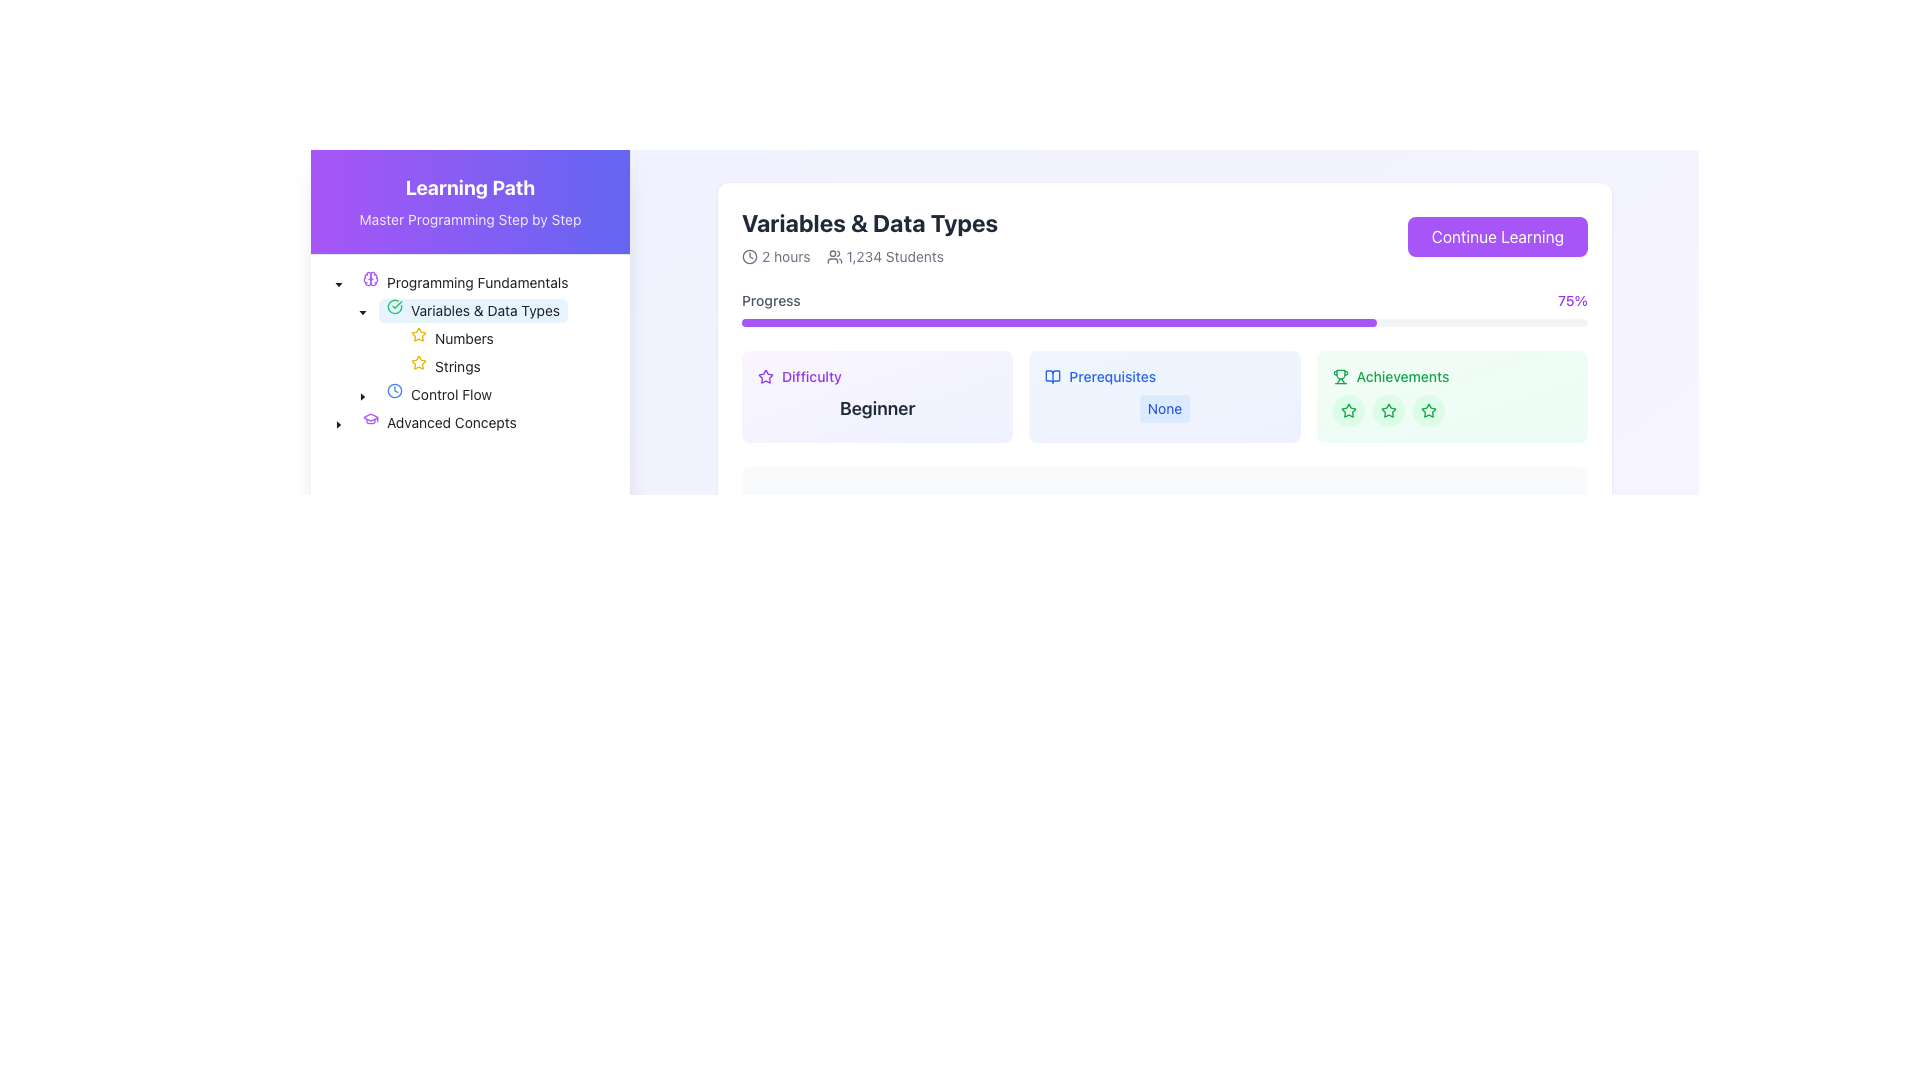 This screenshot has height=1080, width=1920. I want to click on text label indicating the difficulty level of the course, which is located to the right of a star icon in the 'Difficulty' rating section beneath the title 'Variables & Data Types', so click(811, 377).